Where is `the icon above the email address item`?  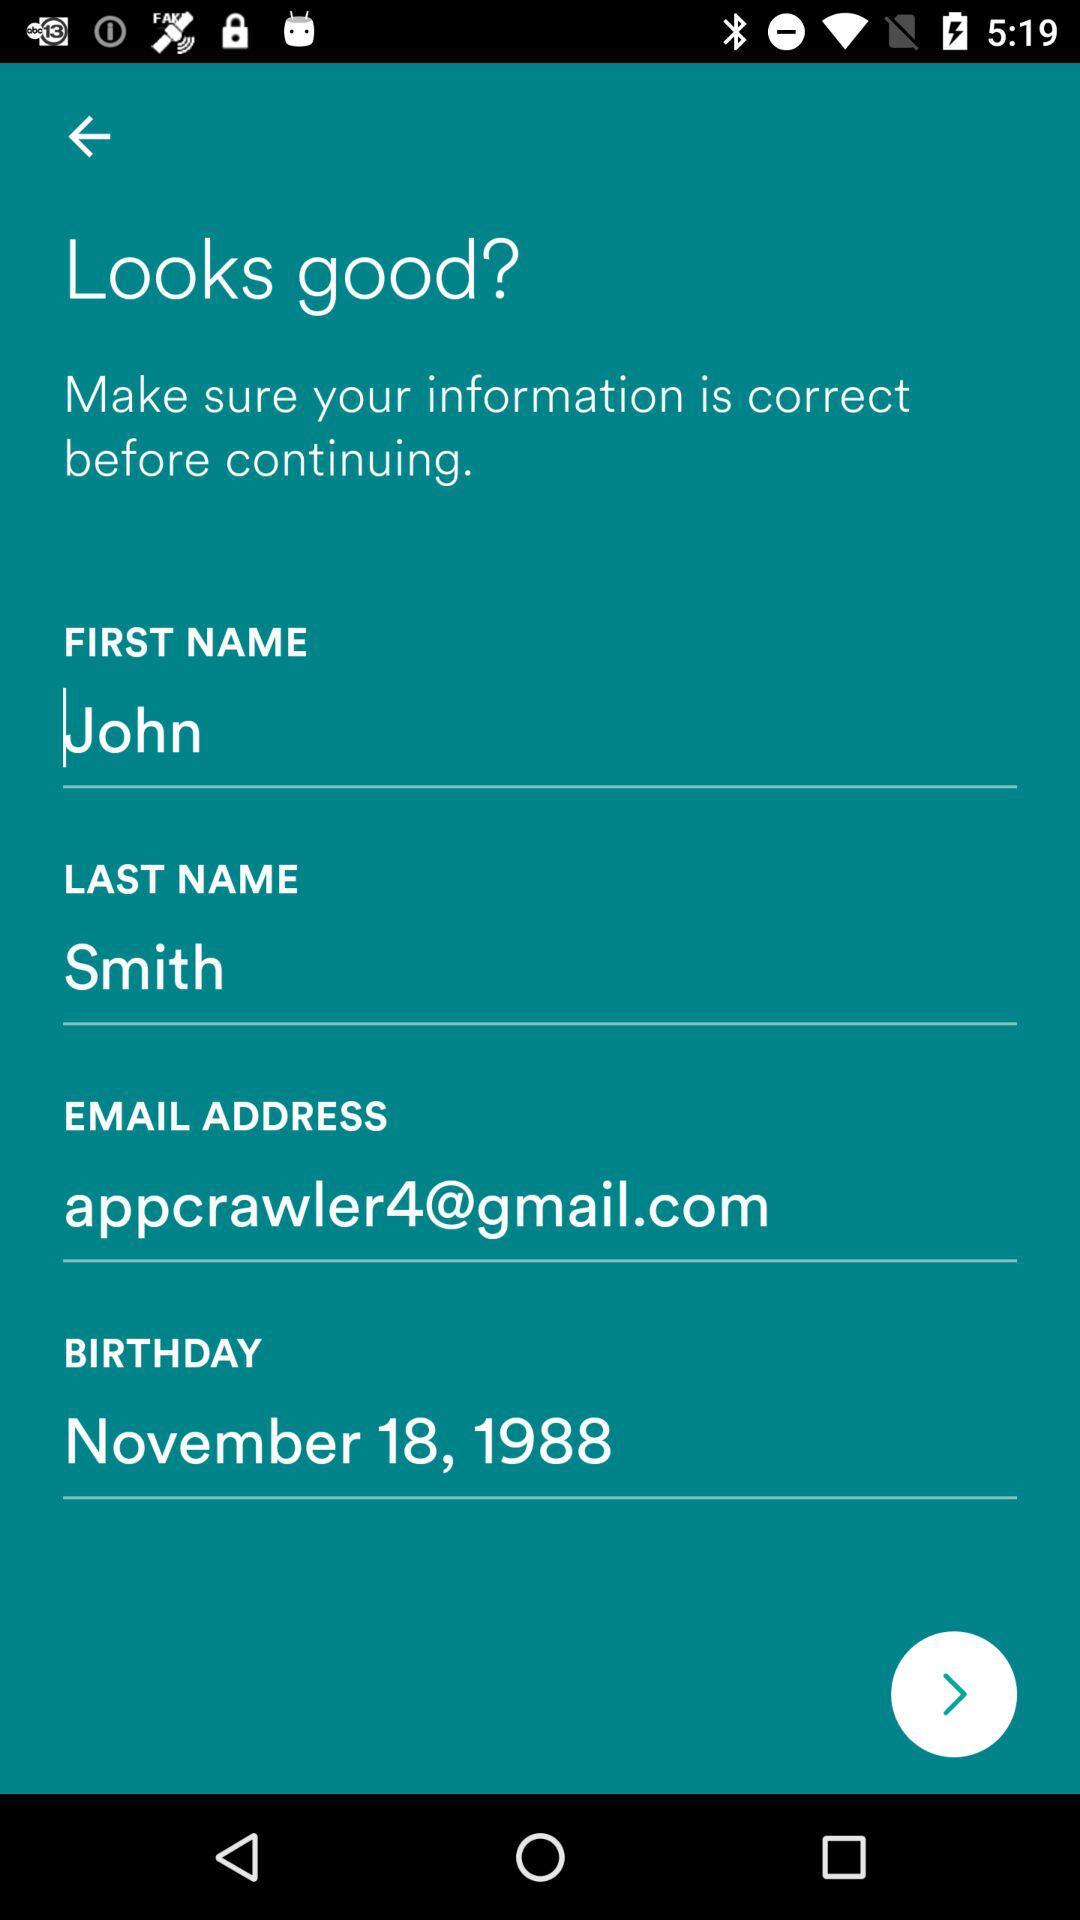 the icon above the email address item is located at coordinates (540, 964).